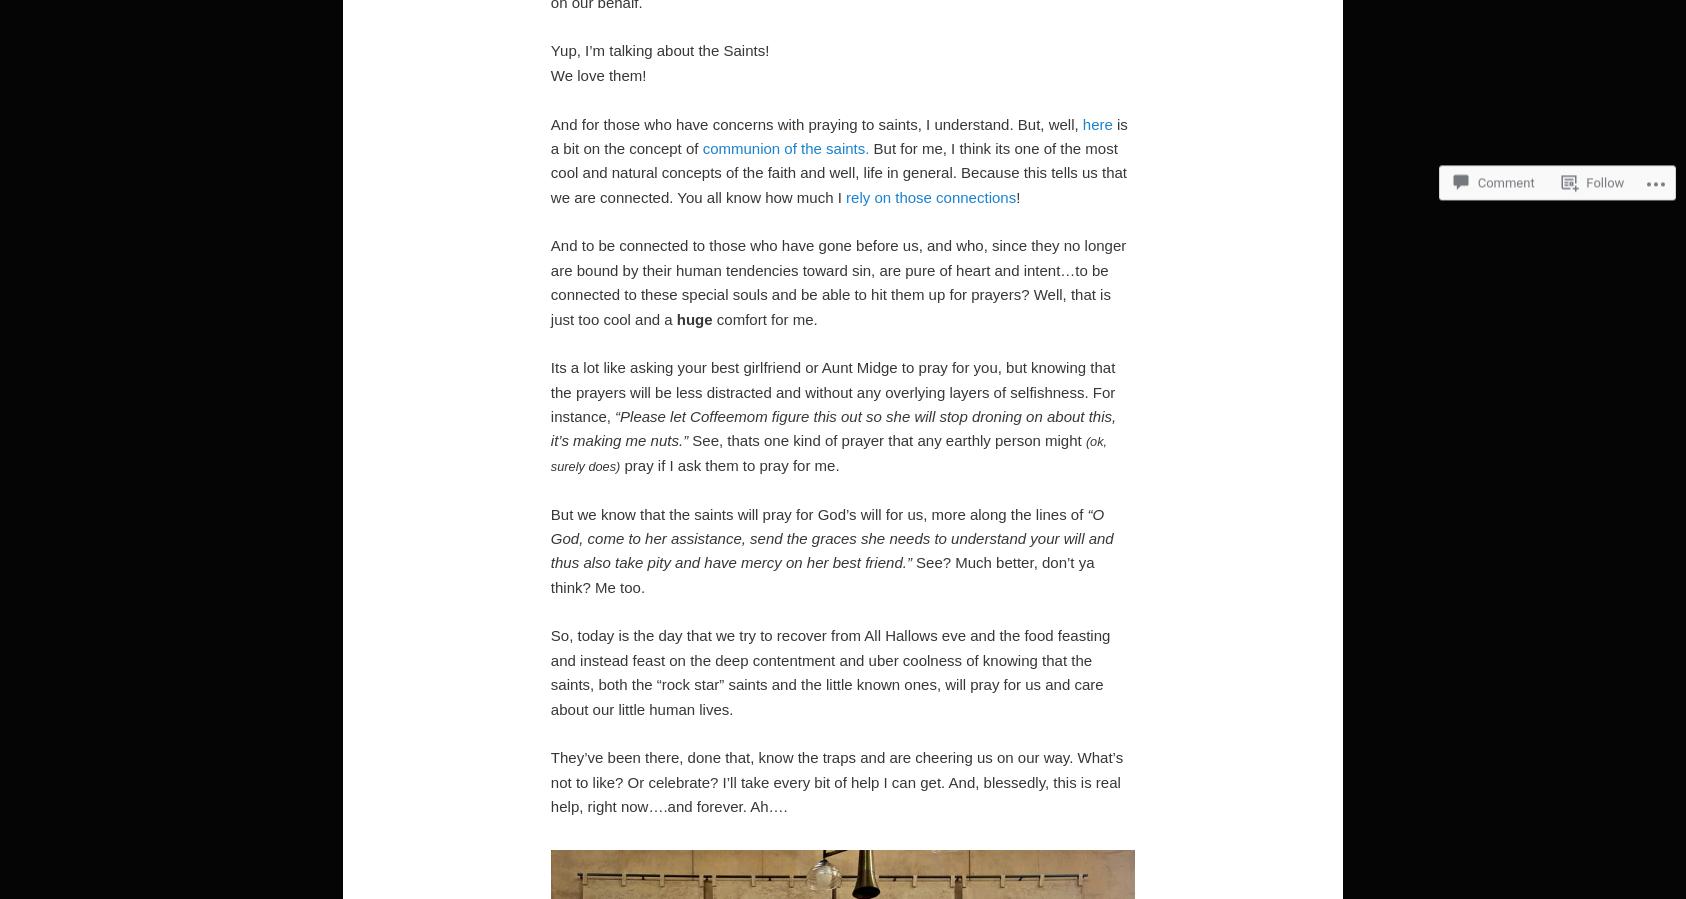  Describe the element at coordinates (549, 513) in the screenshot. I see `'But we know that the saints will pray for God’s will for us, more along the lines of'` at that location.